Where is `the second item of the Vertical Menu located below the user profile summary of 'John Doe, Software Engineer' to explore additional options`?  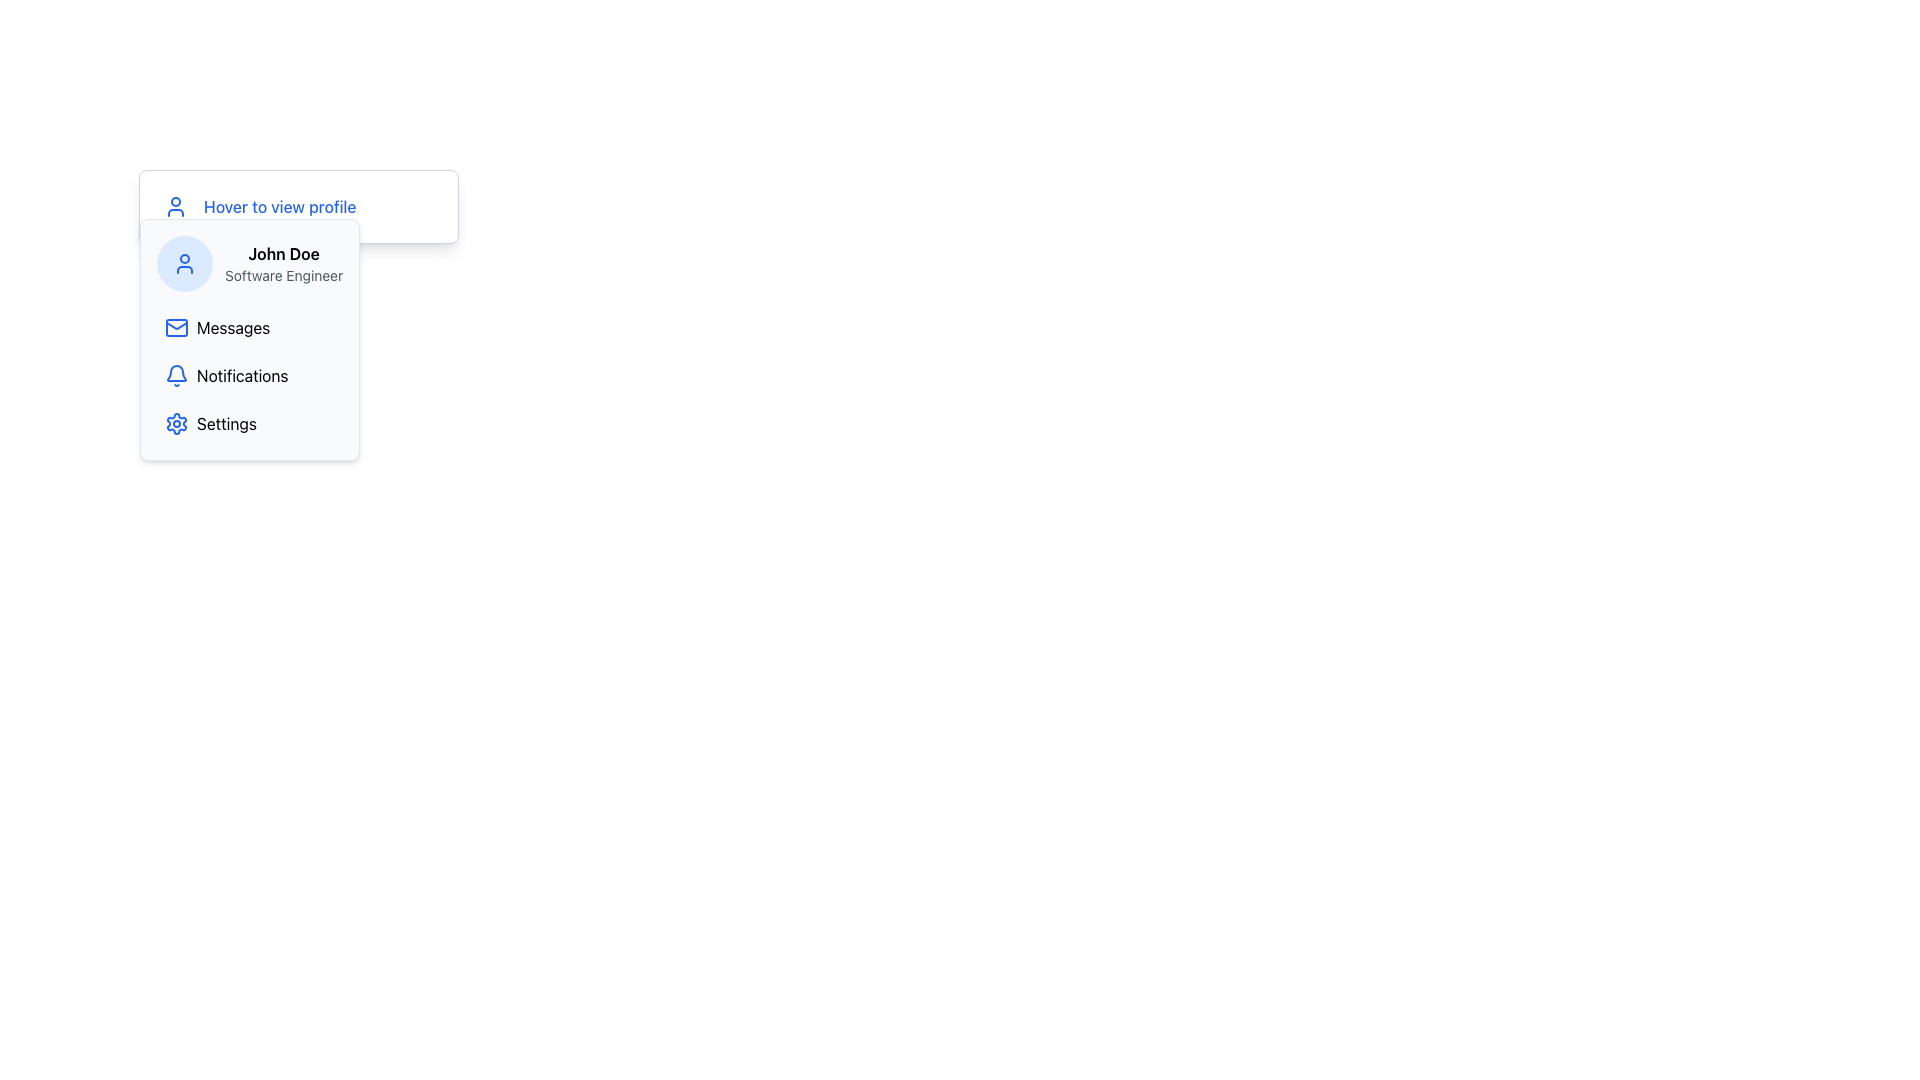 the second item of the Vertical Menu located below the user profile summary of 'John Doe, Software Engineer' to explore additional options is located at coordinates (248, 375).